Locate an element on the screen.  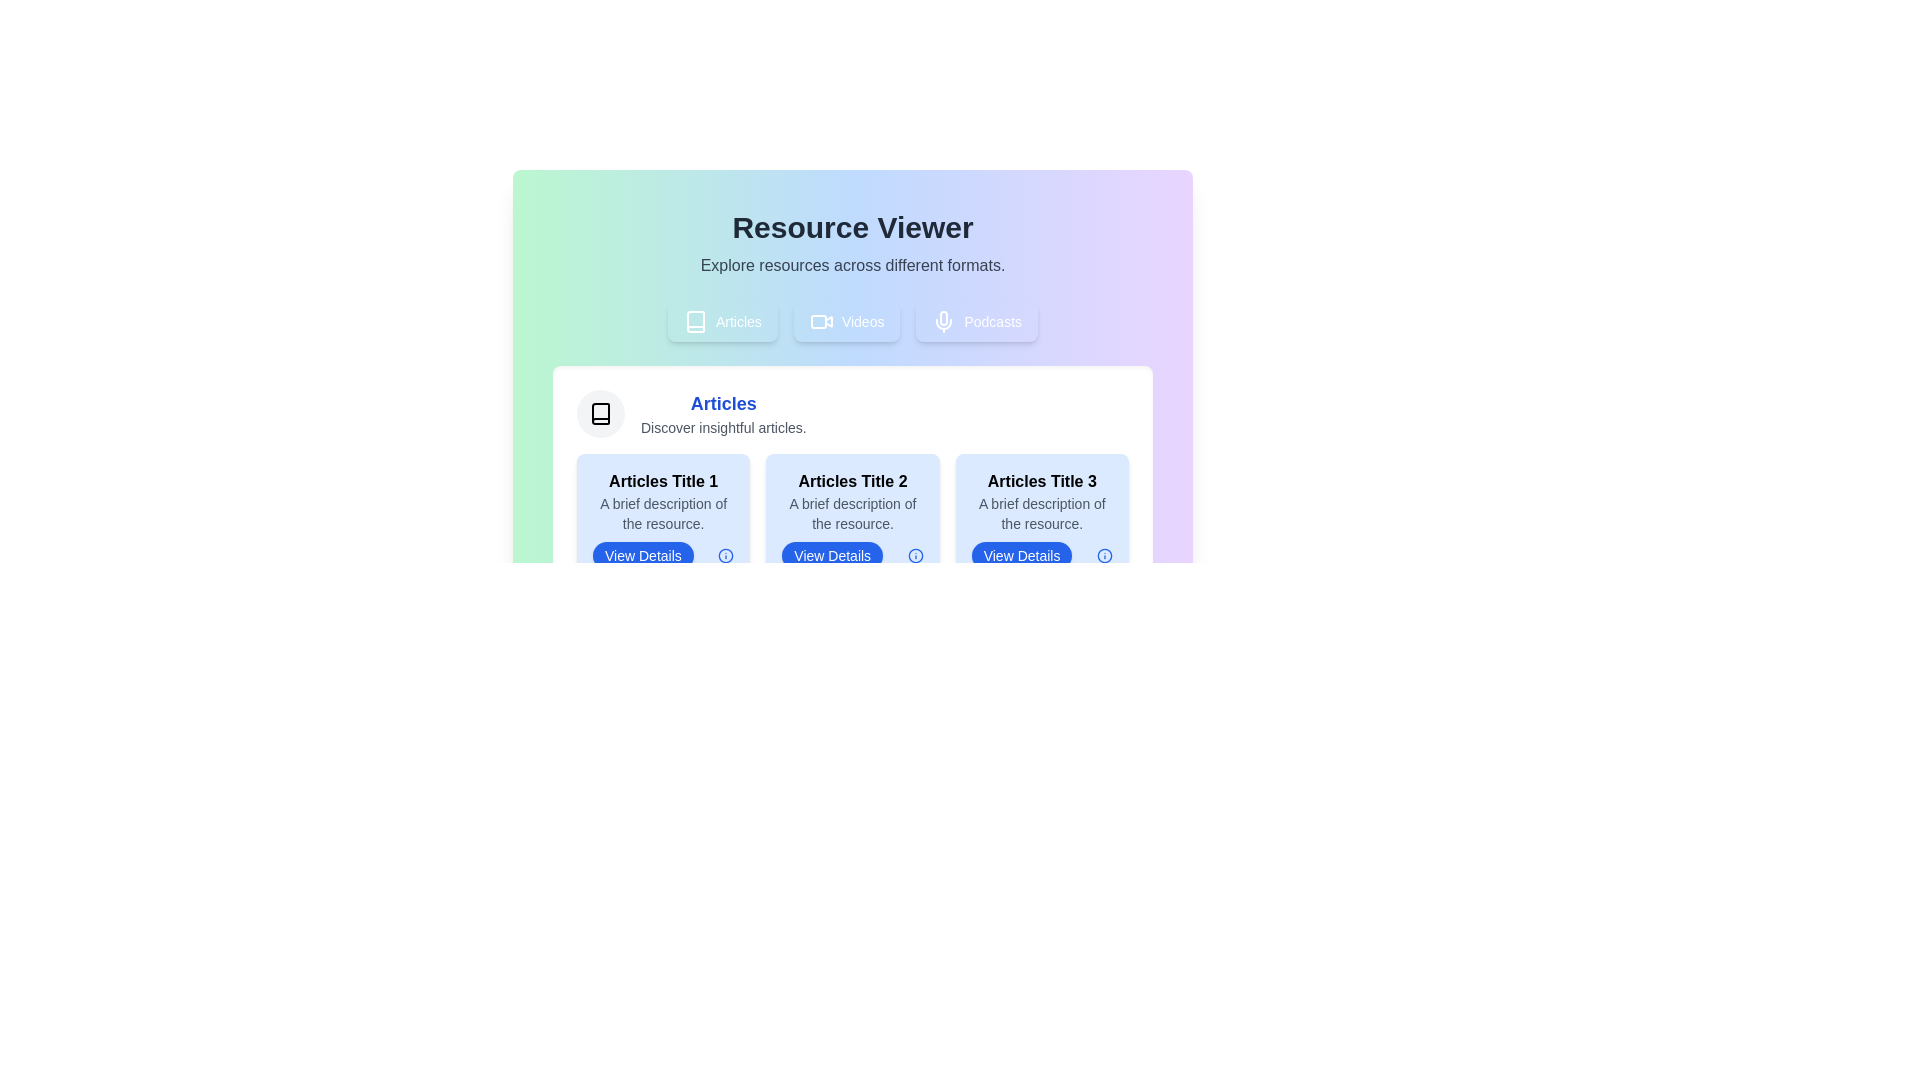
the 'Articles' text label, which is styled with small, medium weight white text against a blue background in the horizontal navigation menu is located at coordinates (738, 320).